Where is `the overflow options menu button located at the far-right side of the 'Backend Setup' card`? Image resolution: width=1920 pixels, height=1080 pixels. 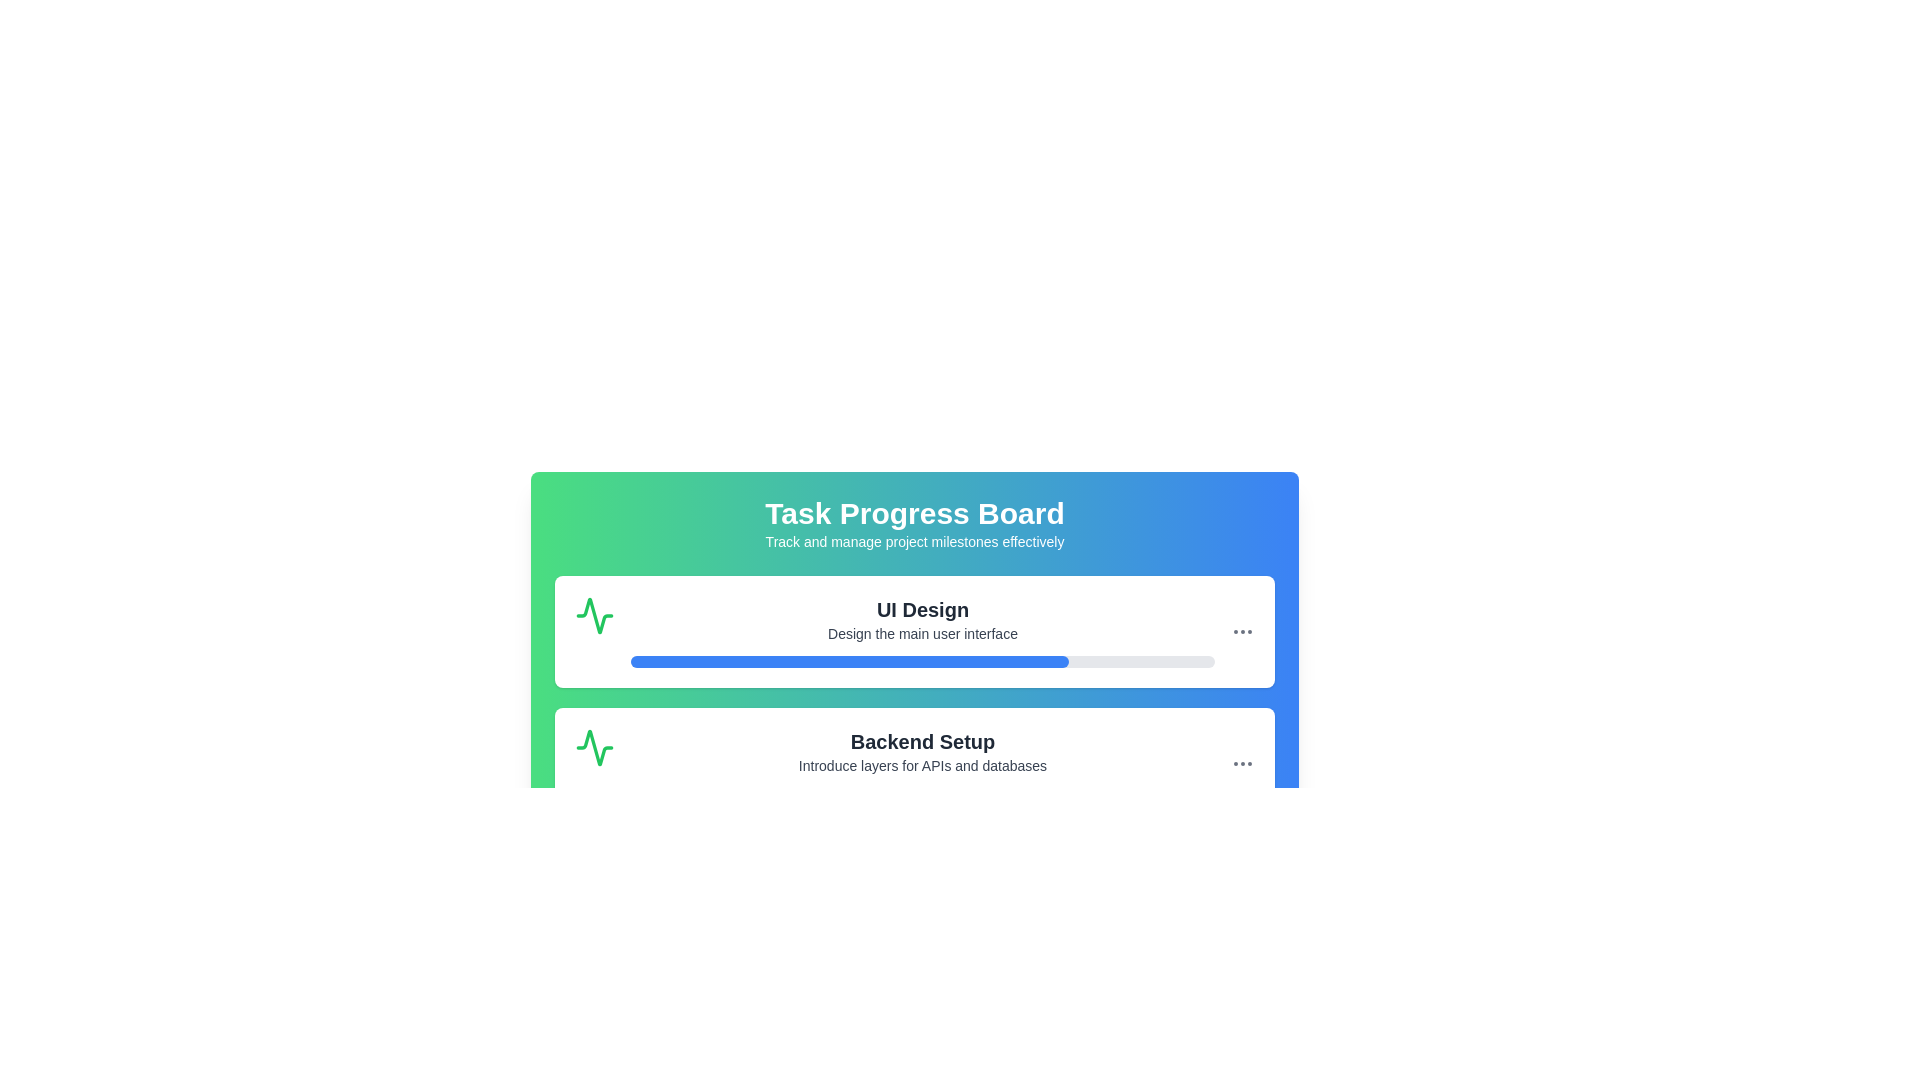
the overflow options menu button located at the far-right side of the 'Backend Setup' card is located at coordinates (1242, 763).